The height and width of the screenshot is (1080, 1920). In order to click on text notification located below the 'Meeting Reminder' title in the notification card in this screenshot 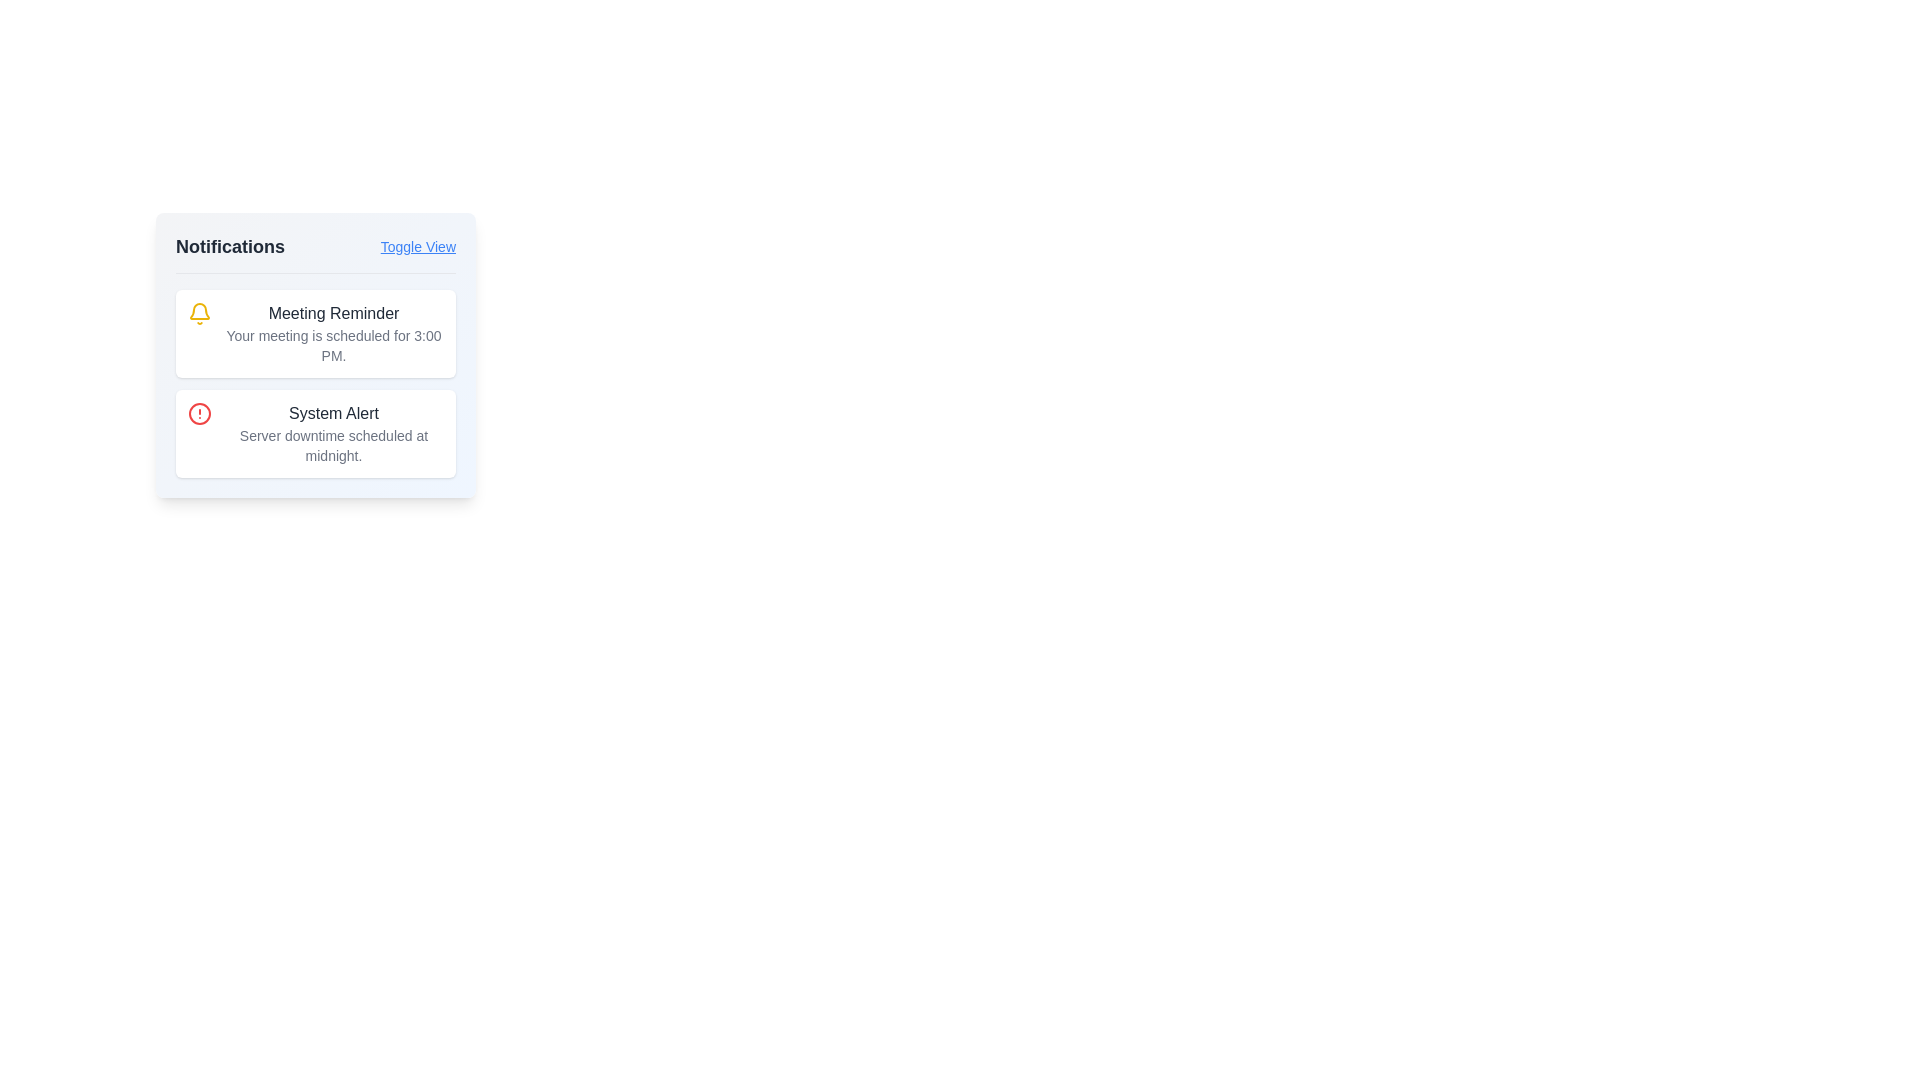, I will do `click(334, 345)`.